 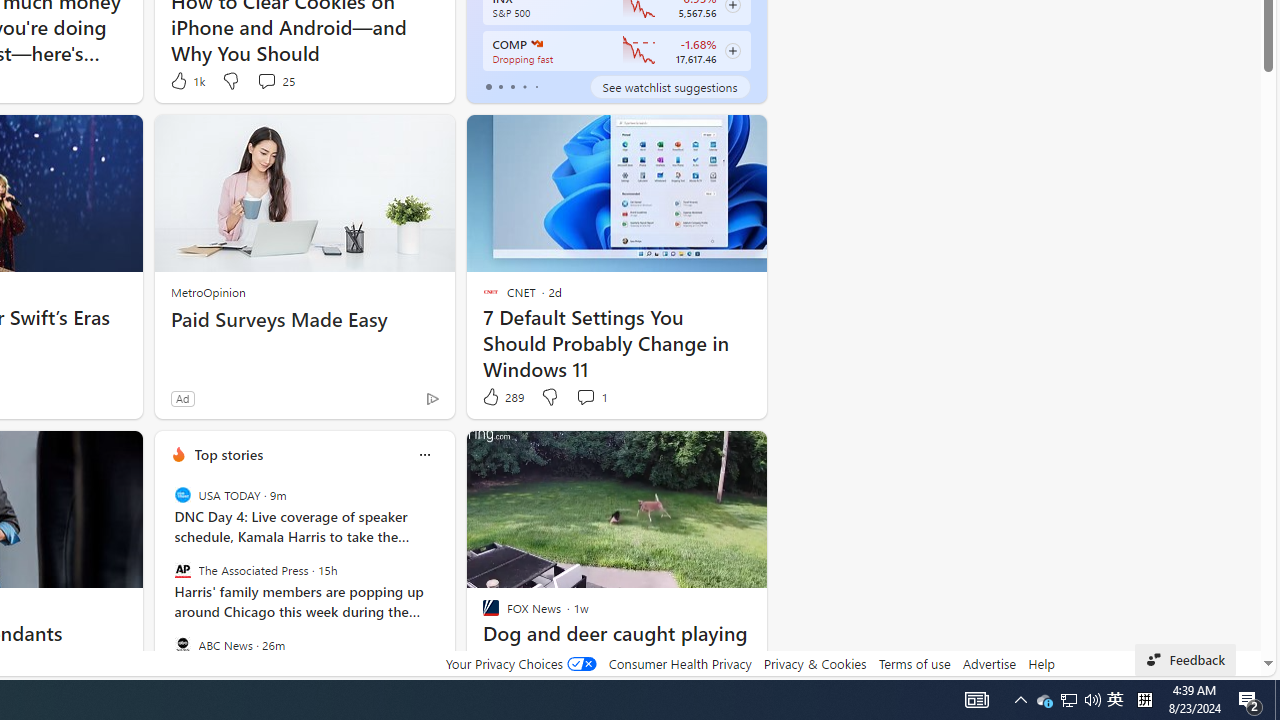 What do you see at coordinates (913, 663) in the screenshot?
I see `'Terms of use'` at bounding box center [913, 663].